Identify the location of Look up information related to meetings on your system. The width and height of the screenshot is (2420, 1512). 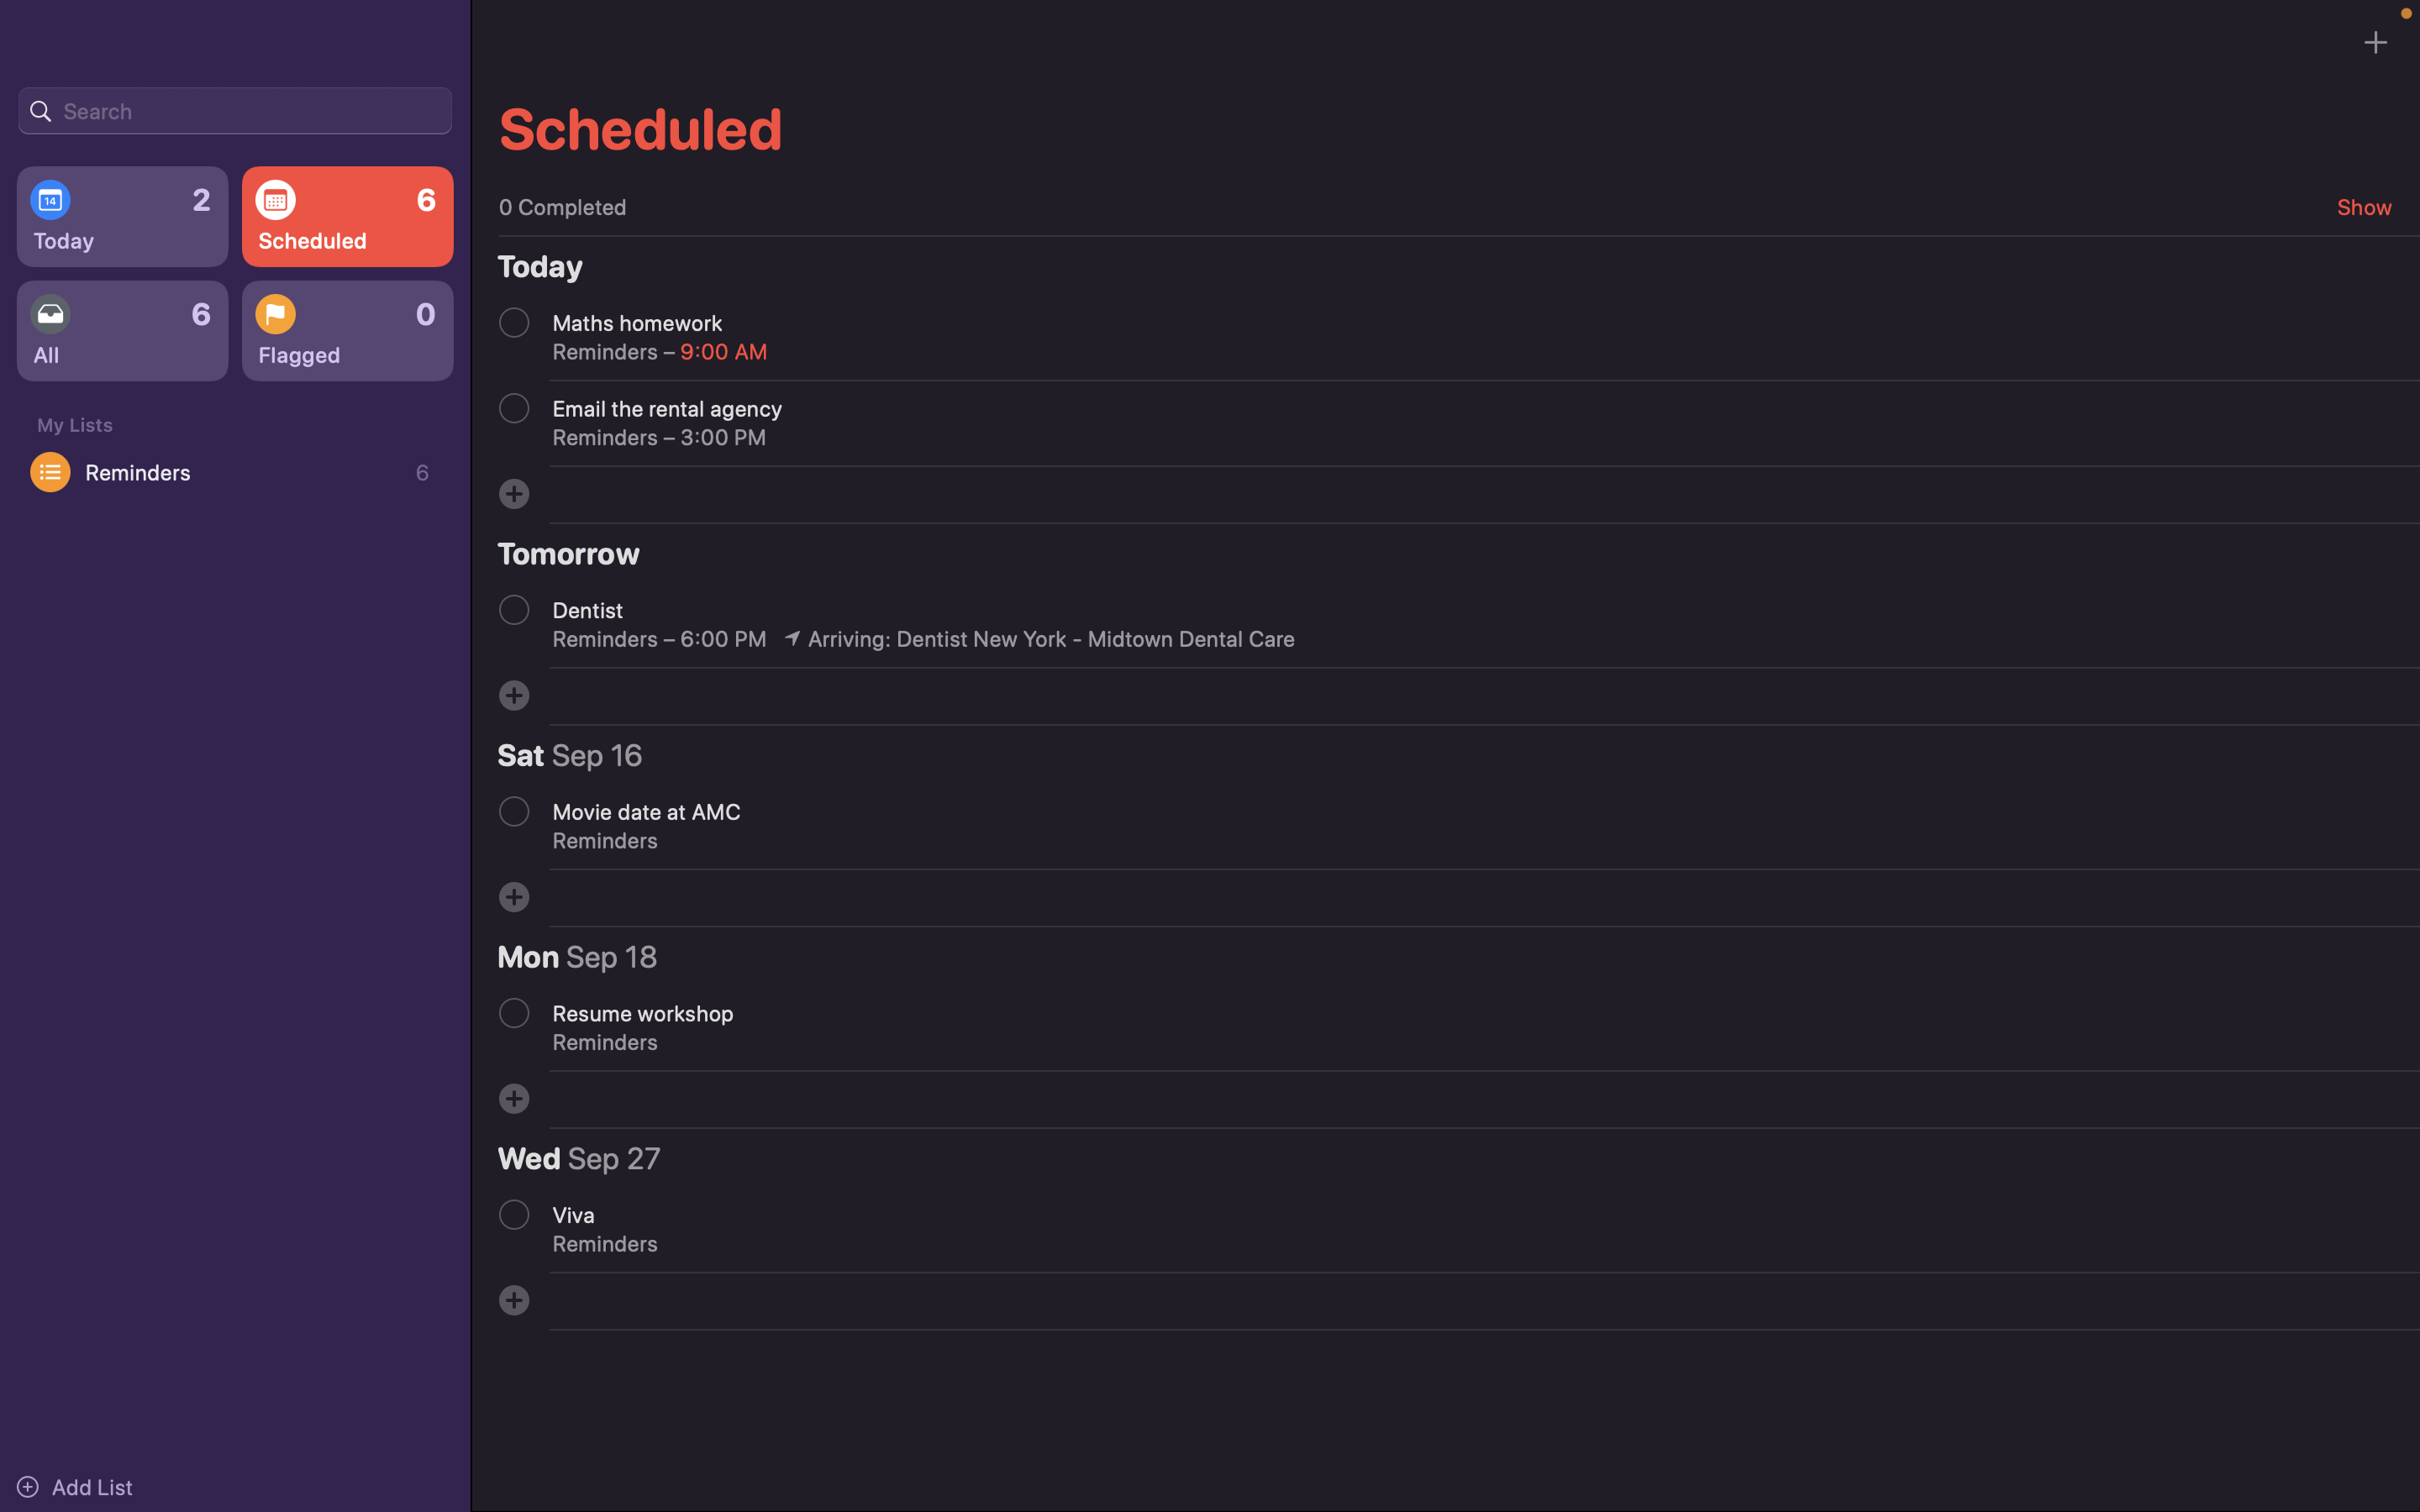
(234, 108).